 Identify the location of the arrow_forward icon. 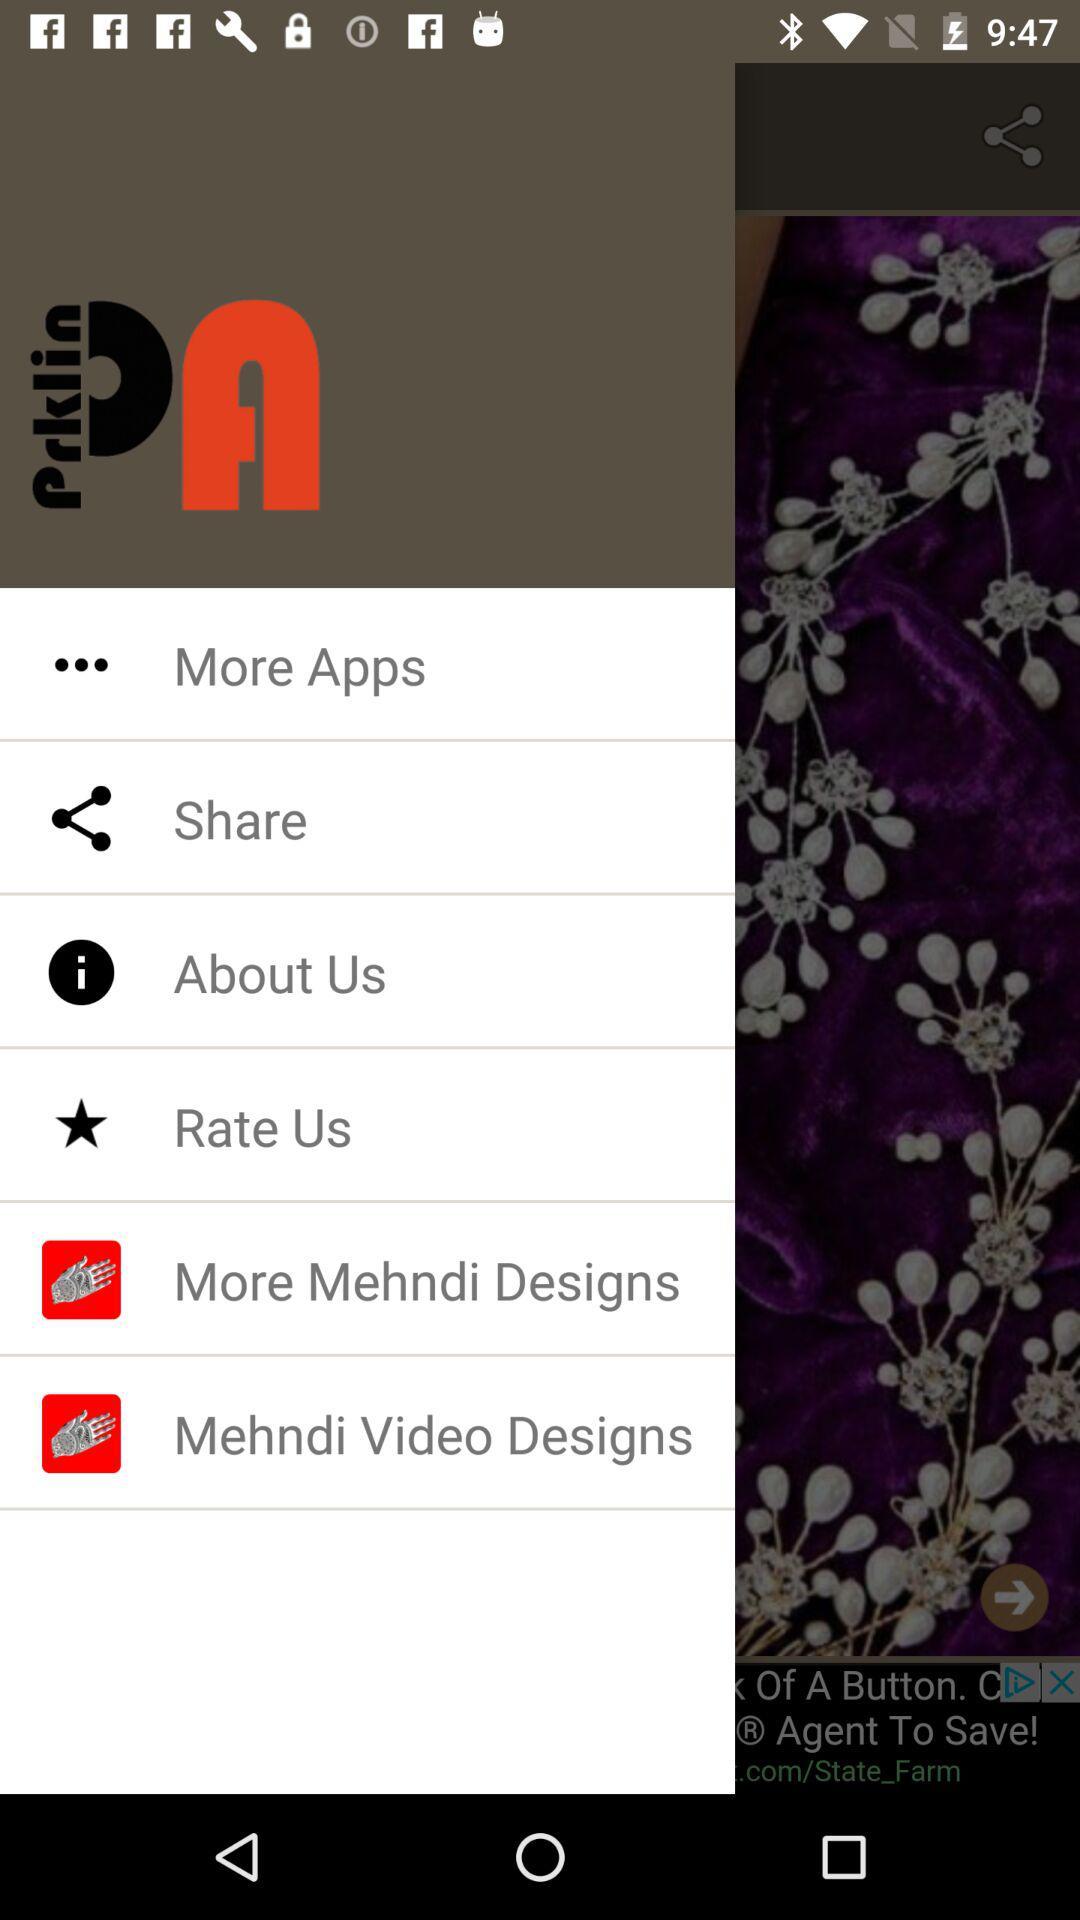
(1014, 1596).